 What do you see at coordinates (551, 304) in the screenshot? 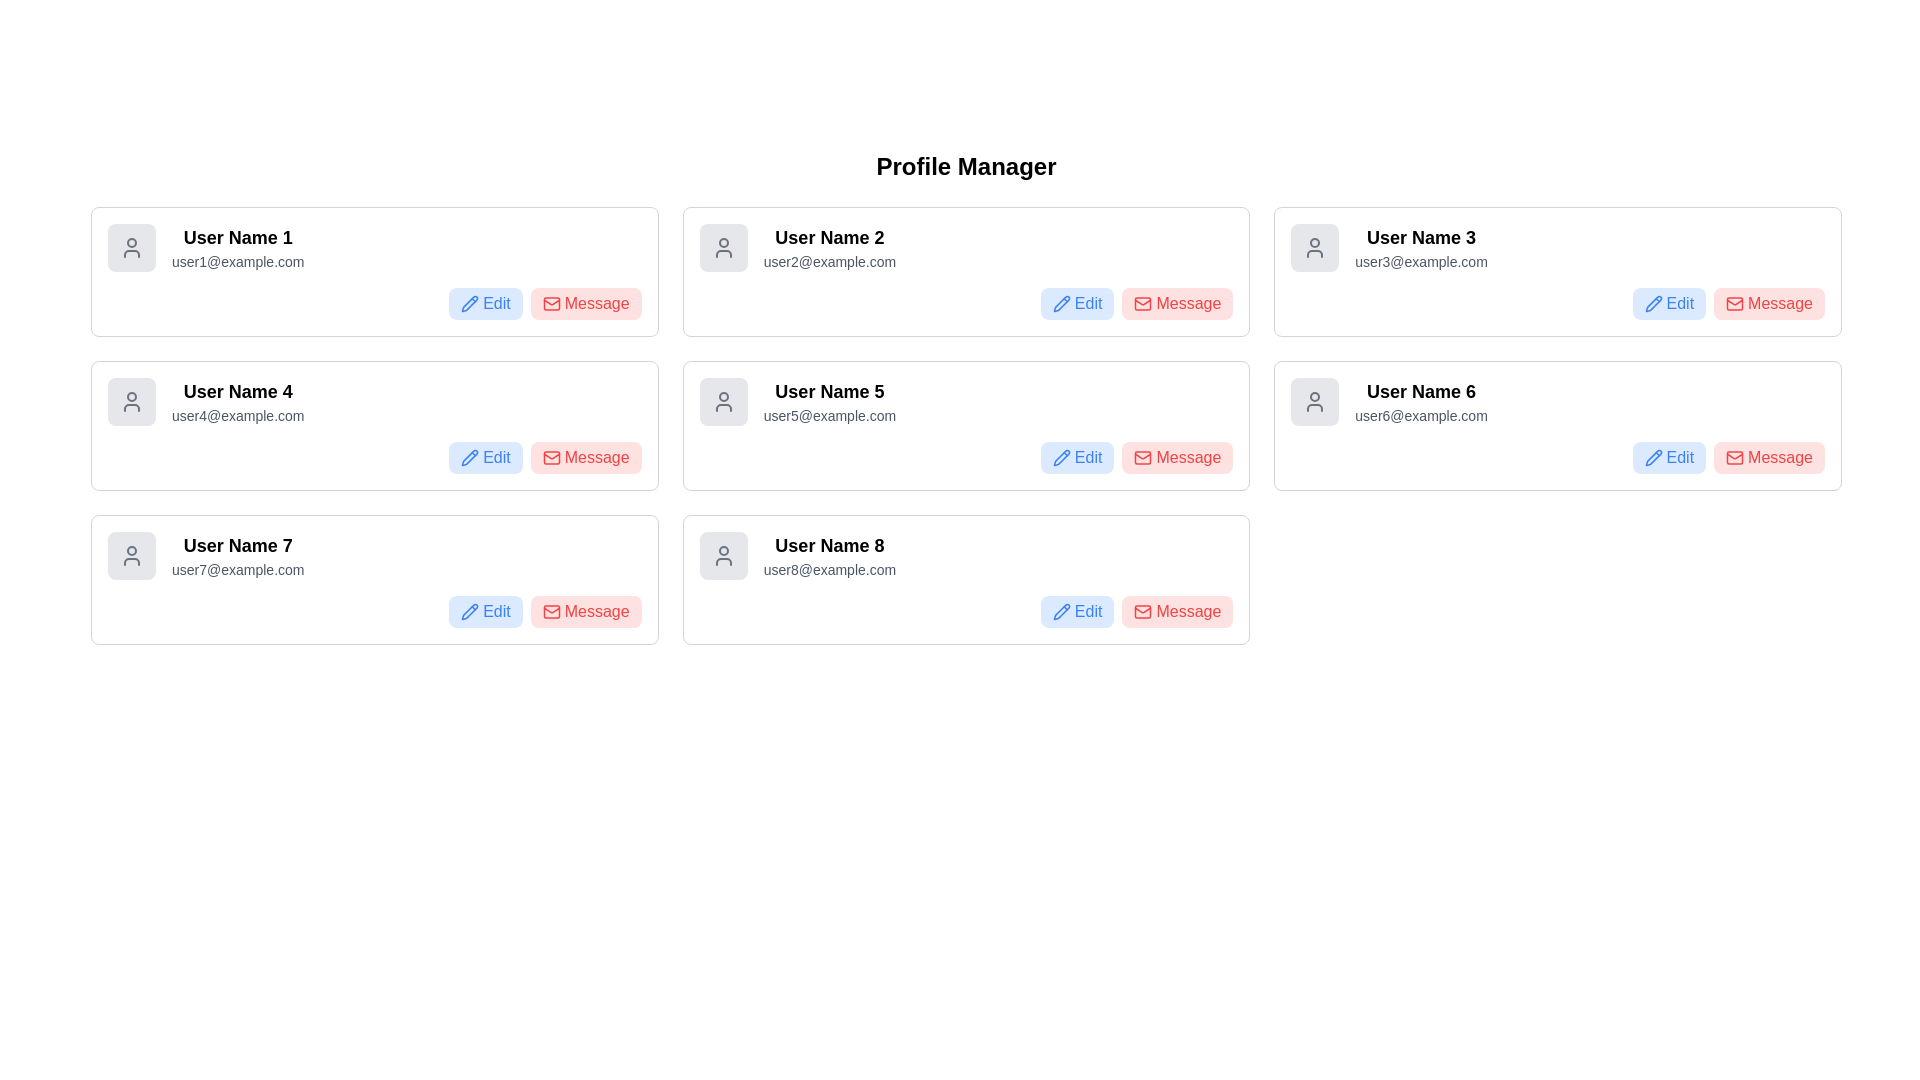
I see `the mail icon, which is a red envelope shape located within the 'Message' button, preceding the text label 'Message' in the user card for 'User Name 1'` at bounding box center [551, 304].